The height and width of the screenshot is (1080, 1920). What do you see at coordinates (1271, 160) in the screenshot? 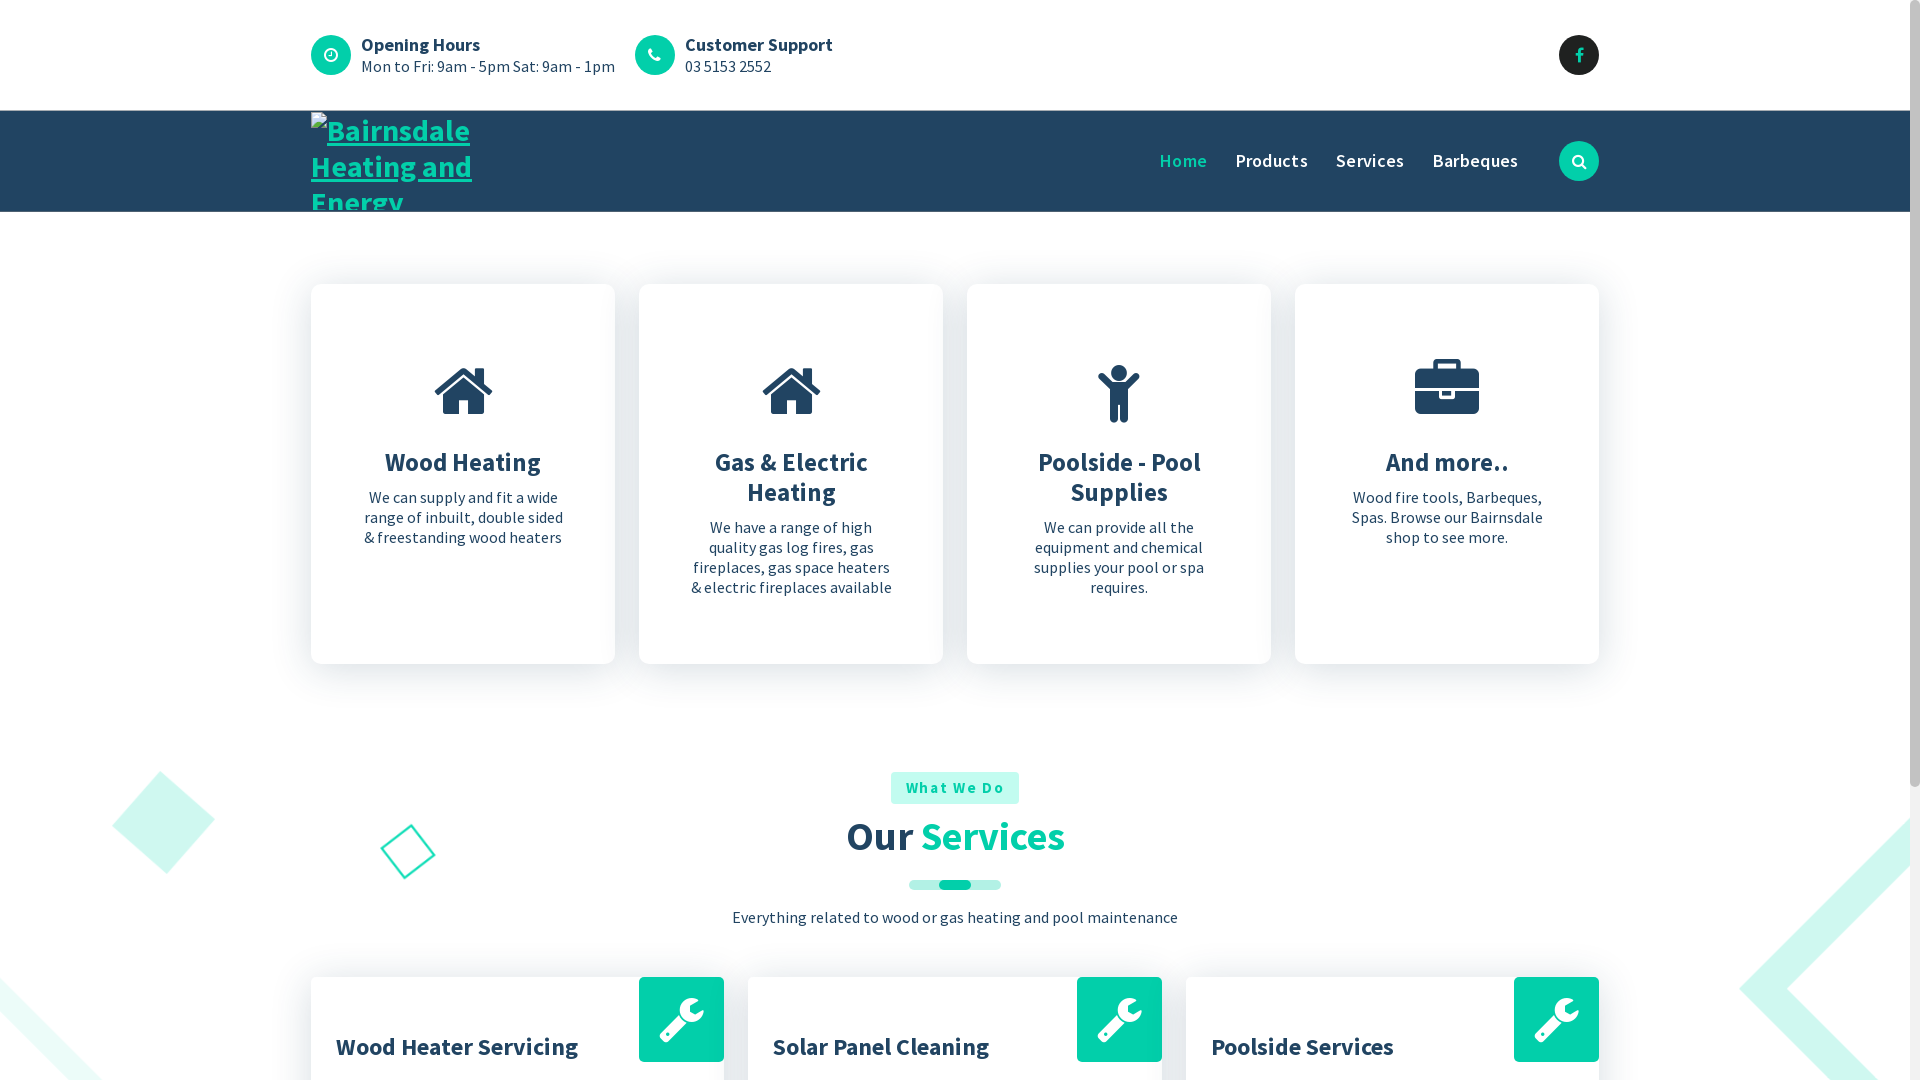
I see `'Products'` at bounding box center [1271, 160].